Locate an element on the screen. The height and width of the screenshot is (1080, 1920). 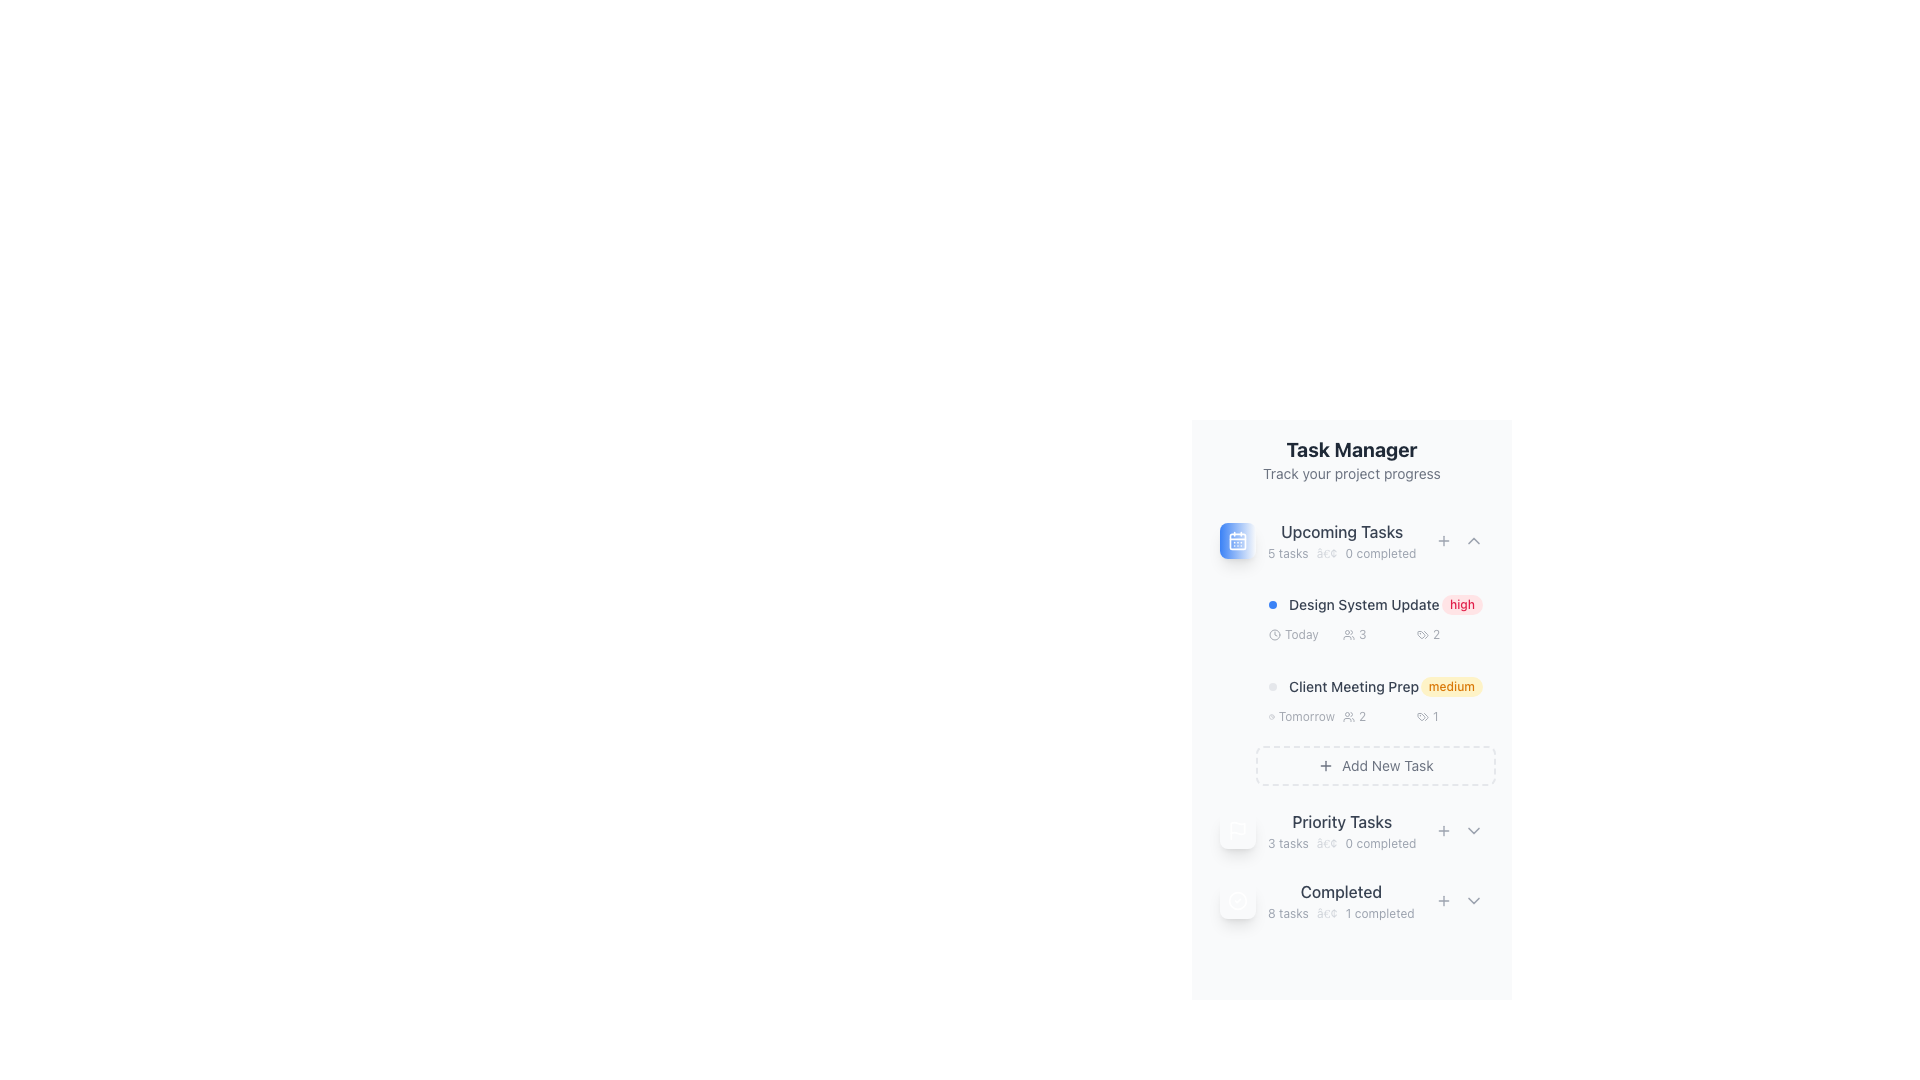
the visual separator element located between '3 tasks' and '0 completed' in the 'Priority Tasks' section is located at coordinates (1327, 844).